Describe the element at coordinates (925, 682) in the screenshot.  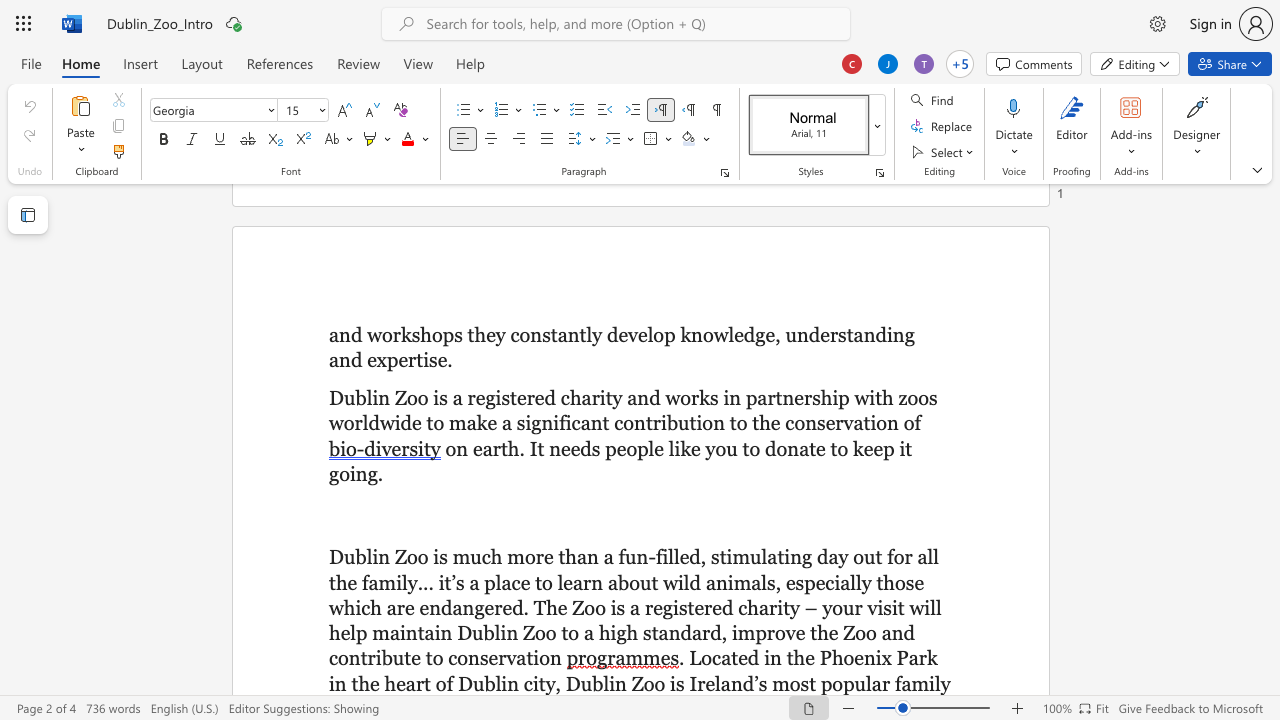
I see `the space between the continuous character "m" and "i" in the text` at that location.